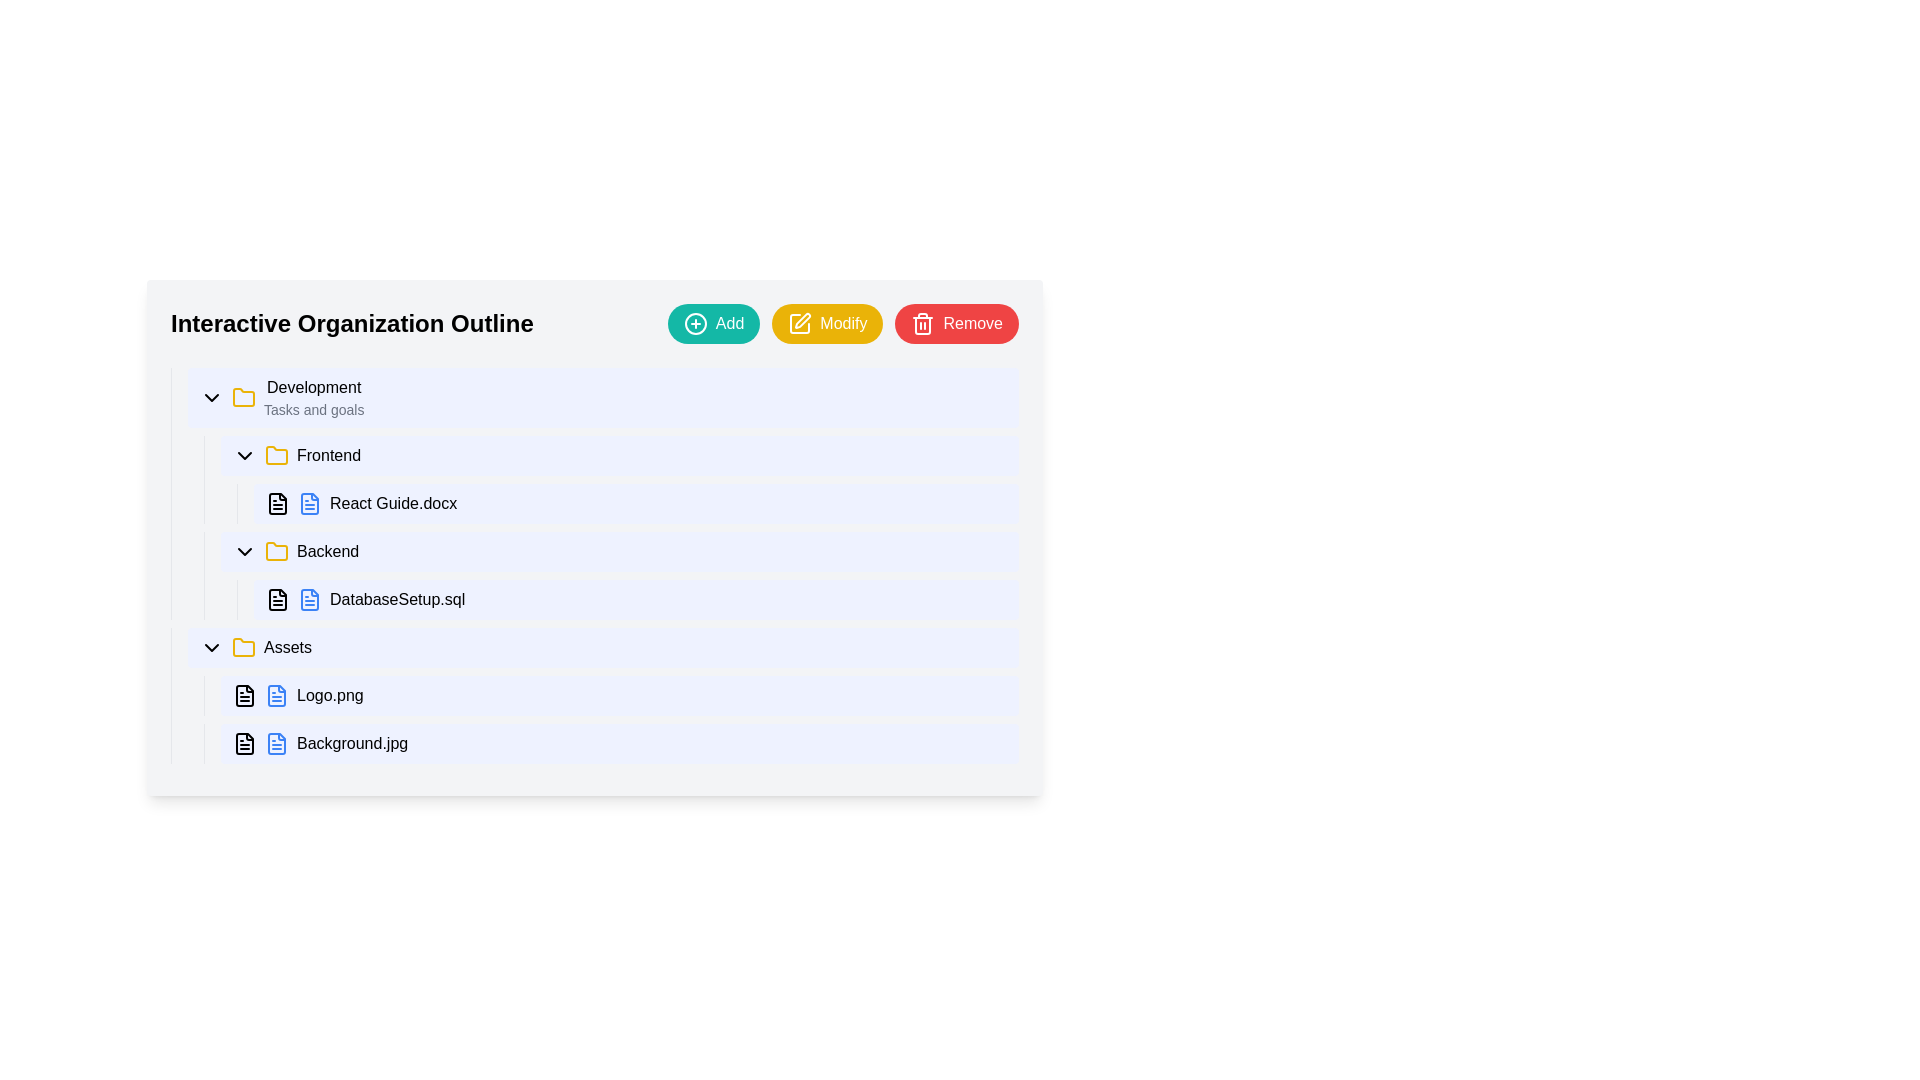 This screenshot has height=1080, width=1920. I want to click on the 'React Guide.docx' file entry, which is the second item under the 'Frontend' section, so click(627, 503).